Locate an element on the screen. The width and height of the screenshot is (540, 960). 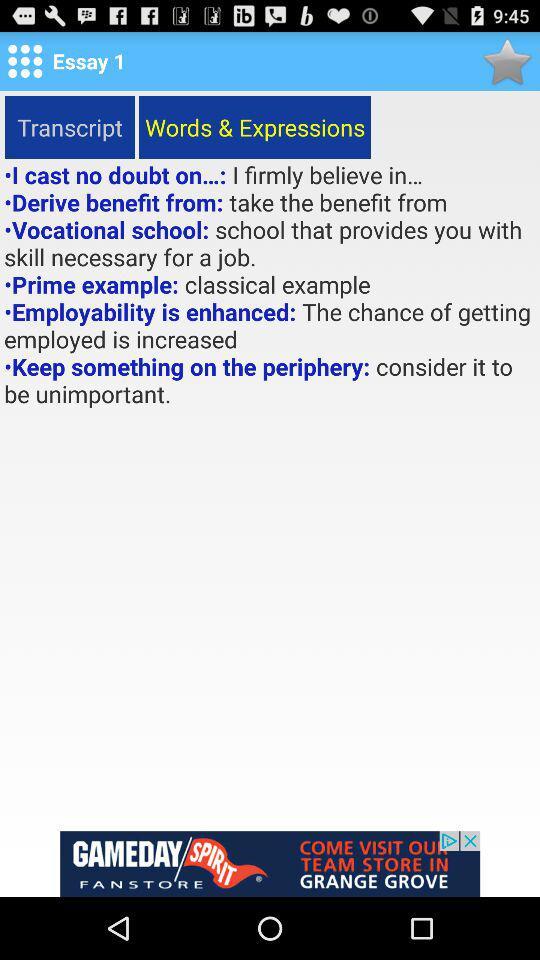
adding favorite star icon is located at coordinates (507, 61).